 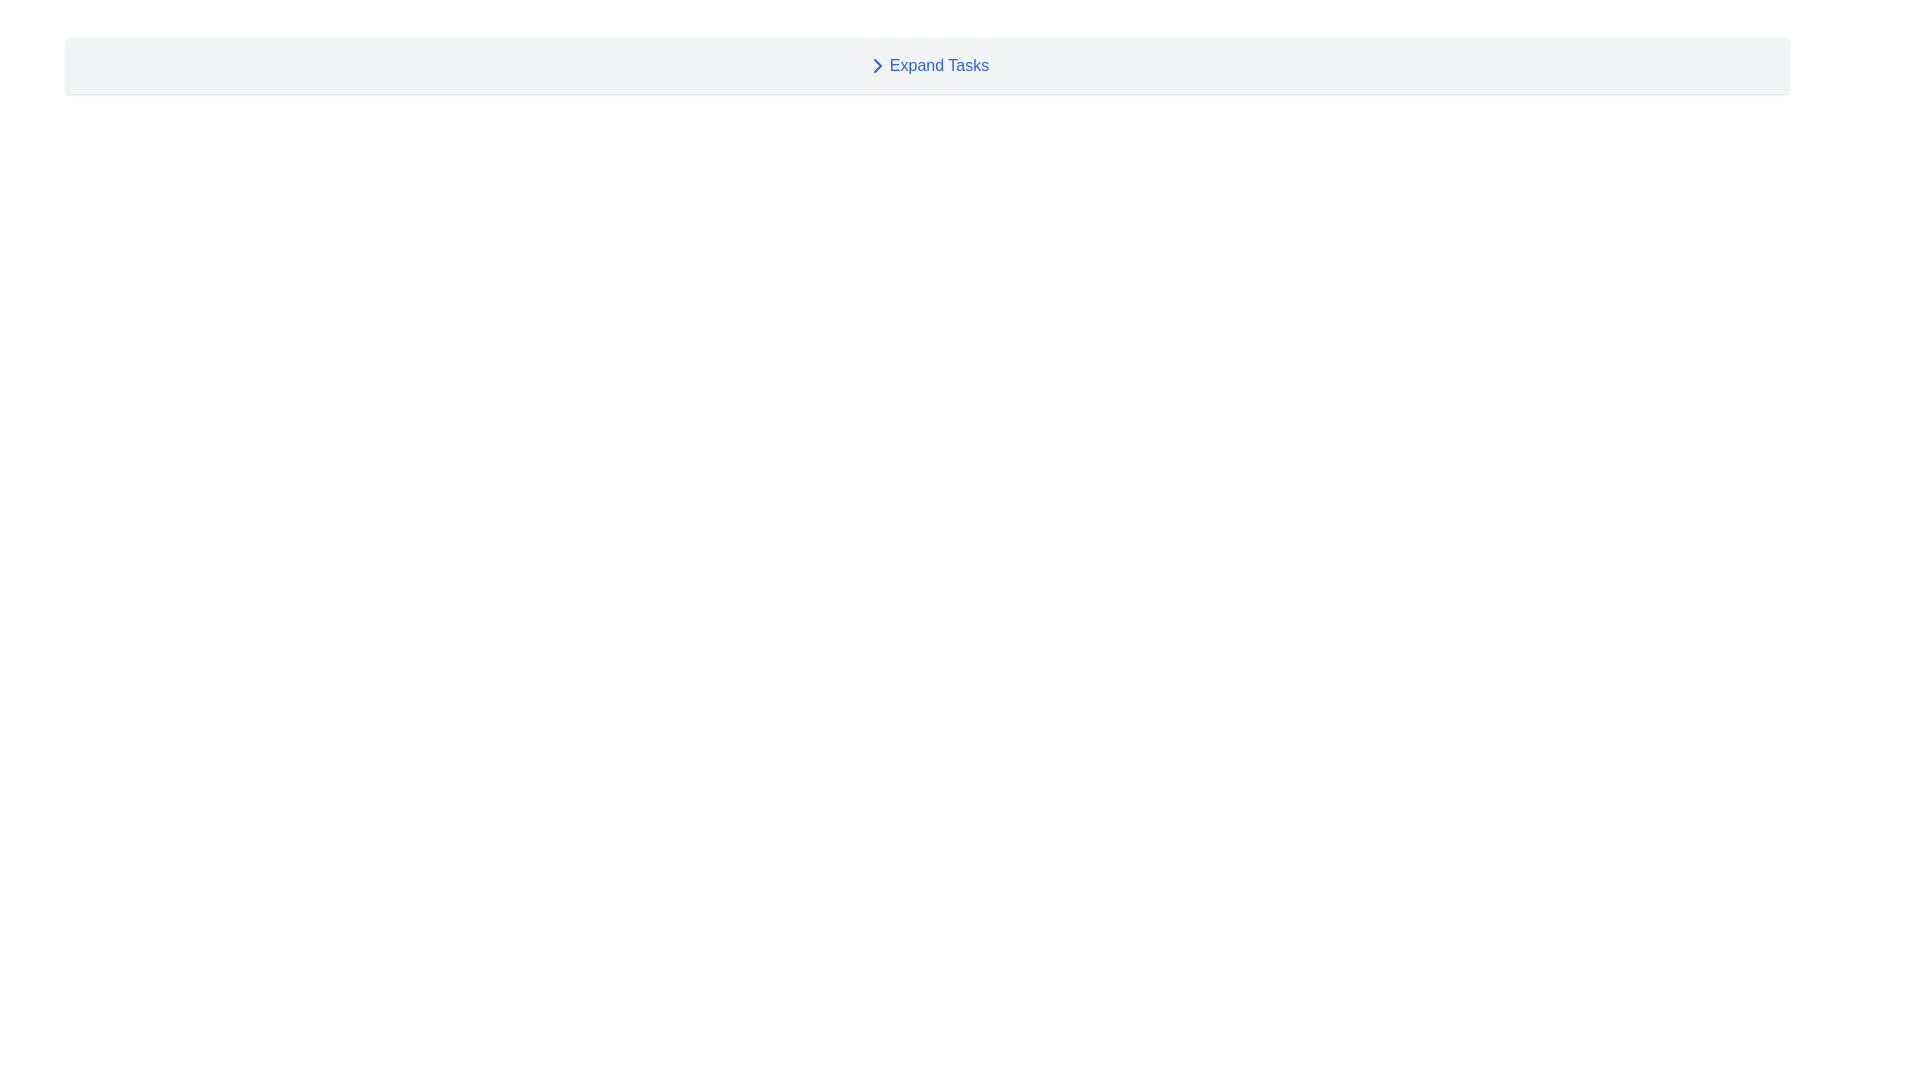 What do you see at coordinates (877, 64) in the screenshot?
I see `the blue chevron arrow icon located to the left of the 'Expand Tasks' text` at bounding box center [877, 64].